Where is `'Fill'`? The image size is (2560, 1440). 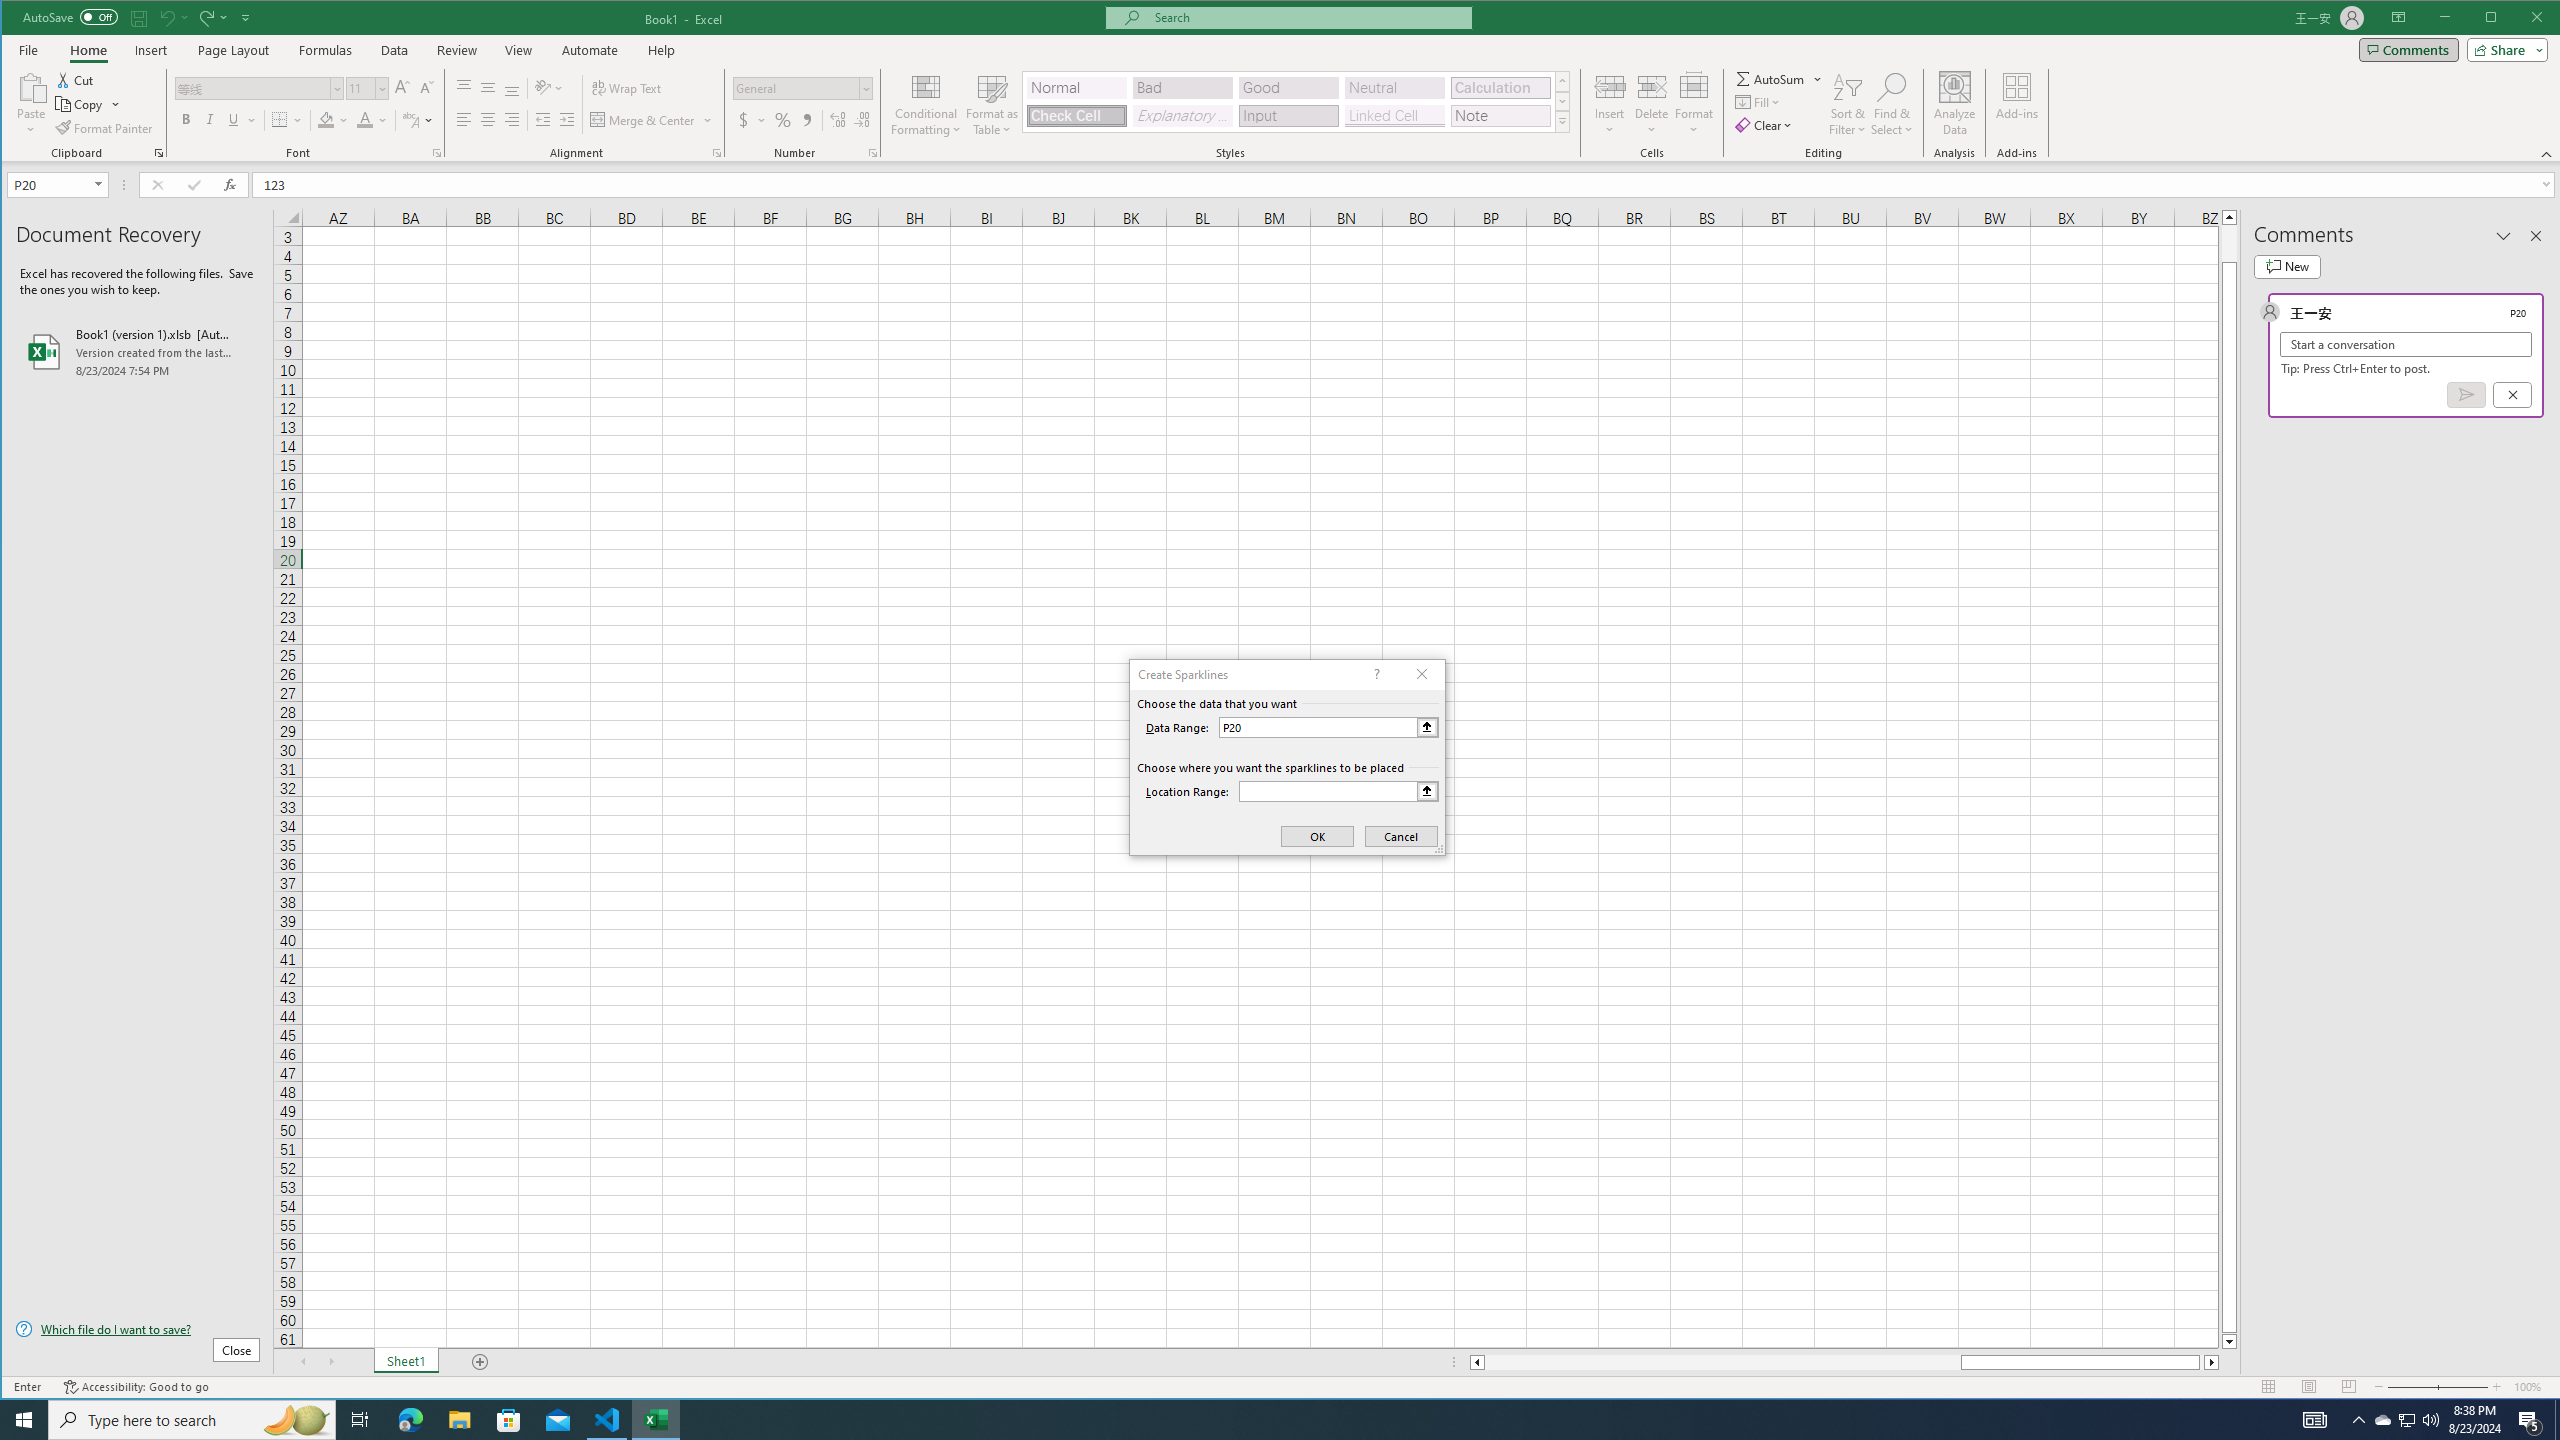
'Fill' is located at coordinates (1760, 102).